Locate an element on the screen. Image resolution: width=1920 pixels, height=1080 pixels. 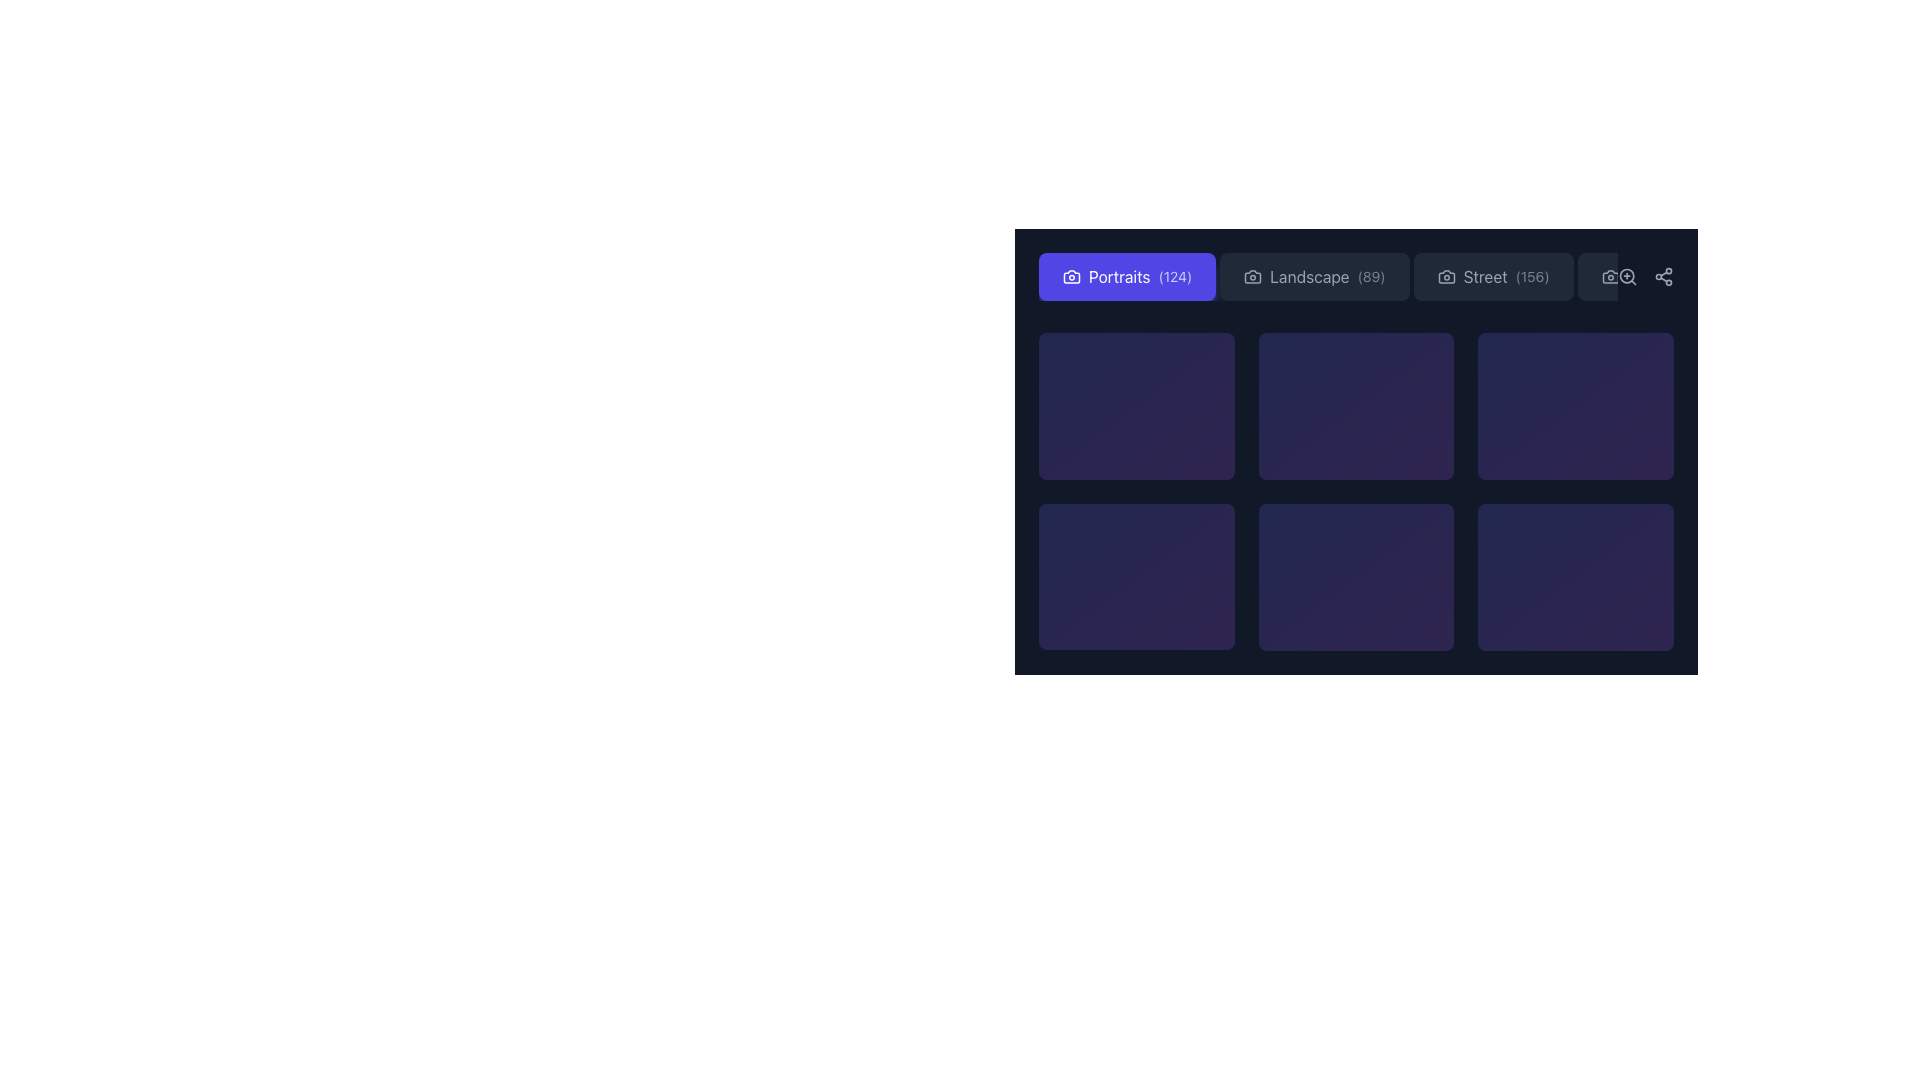
the small text label displaying '(89)', which is aligned next to 'Landscape' within the navigation section of the second button is located at coordinates (1370, 277).